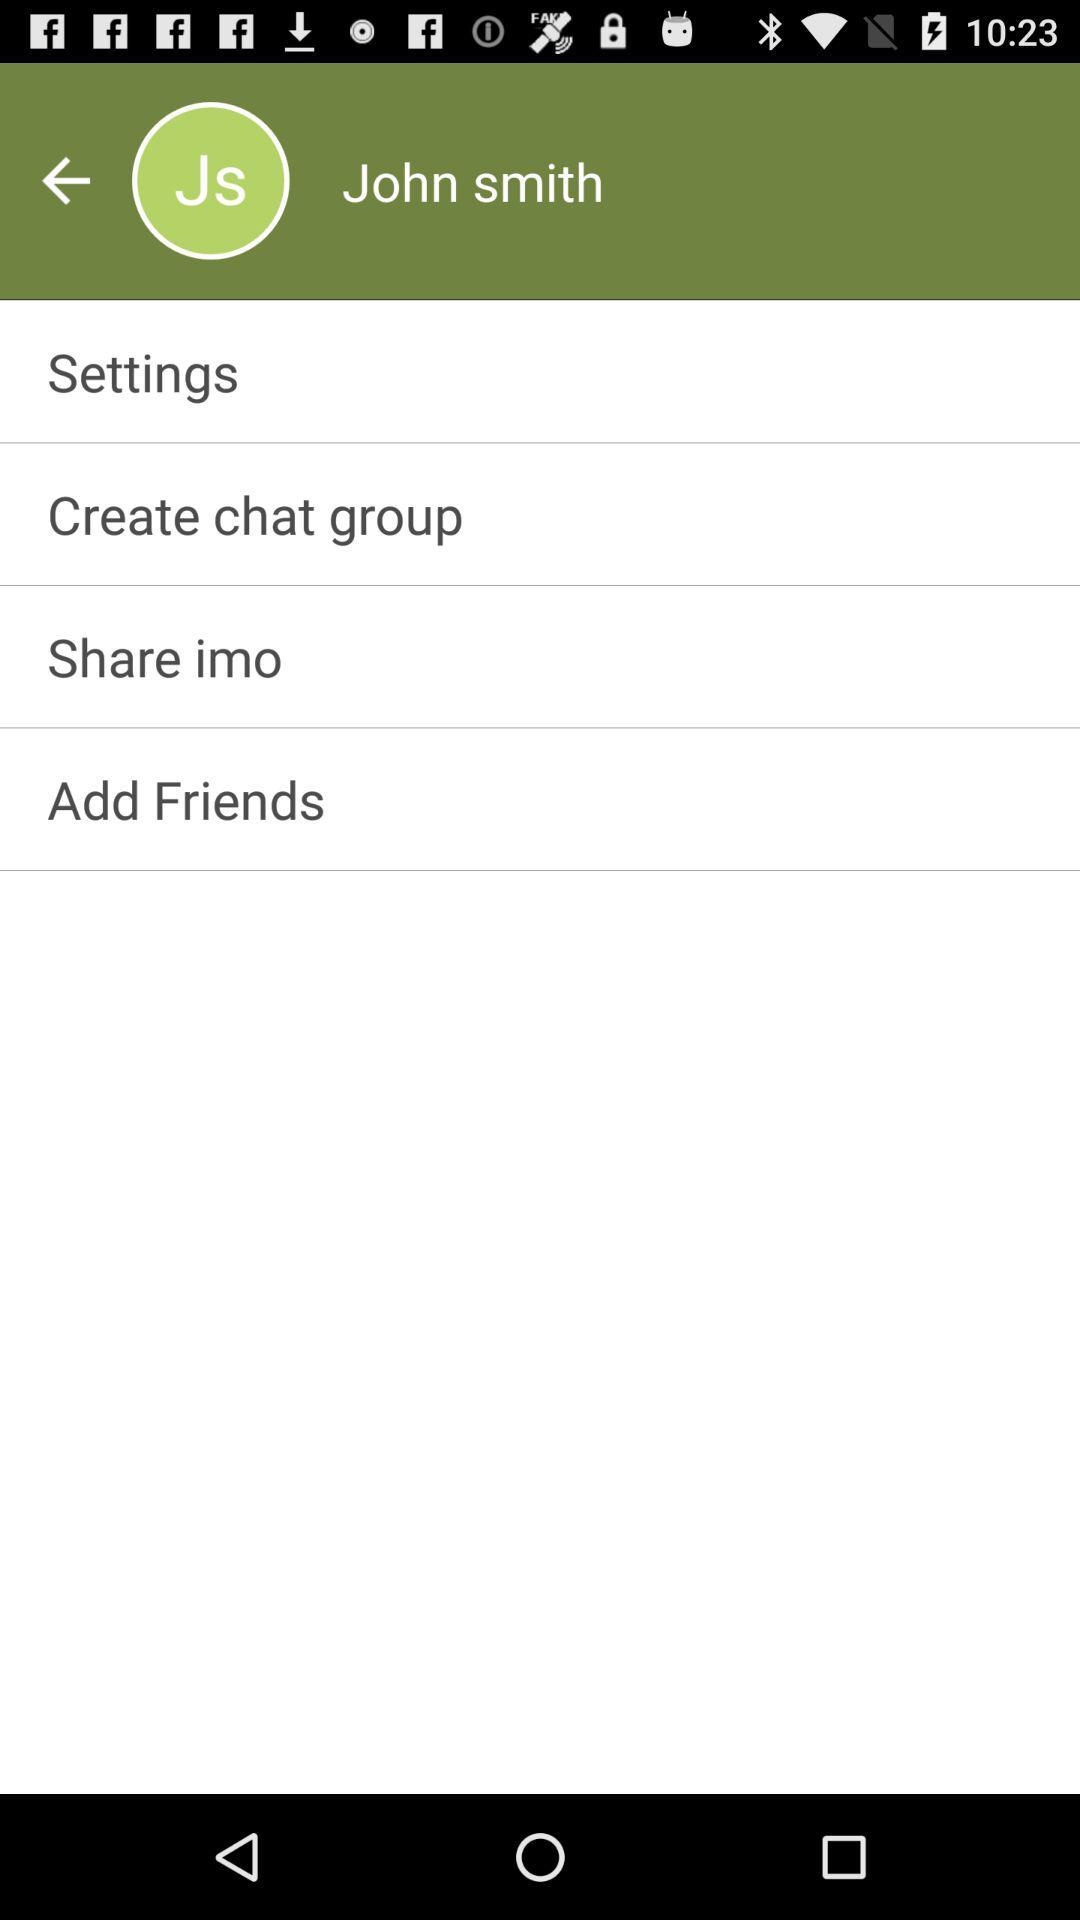  I want to click on the avatar icon, so click(210, 193).